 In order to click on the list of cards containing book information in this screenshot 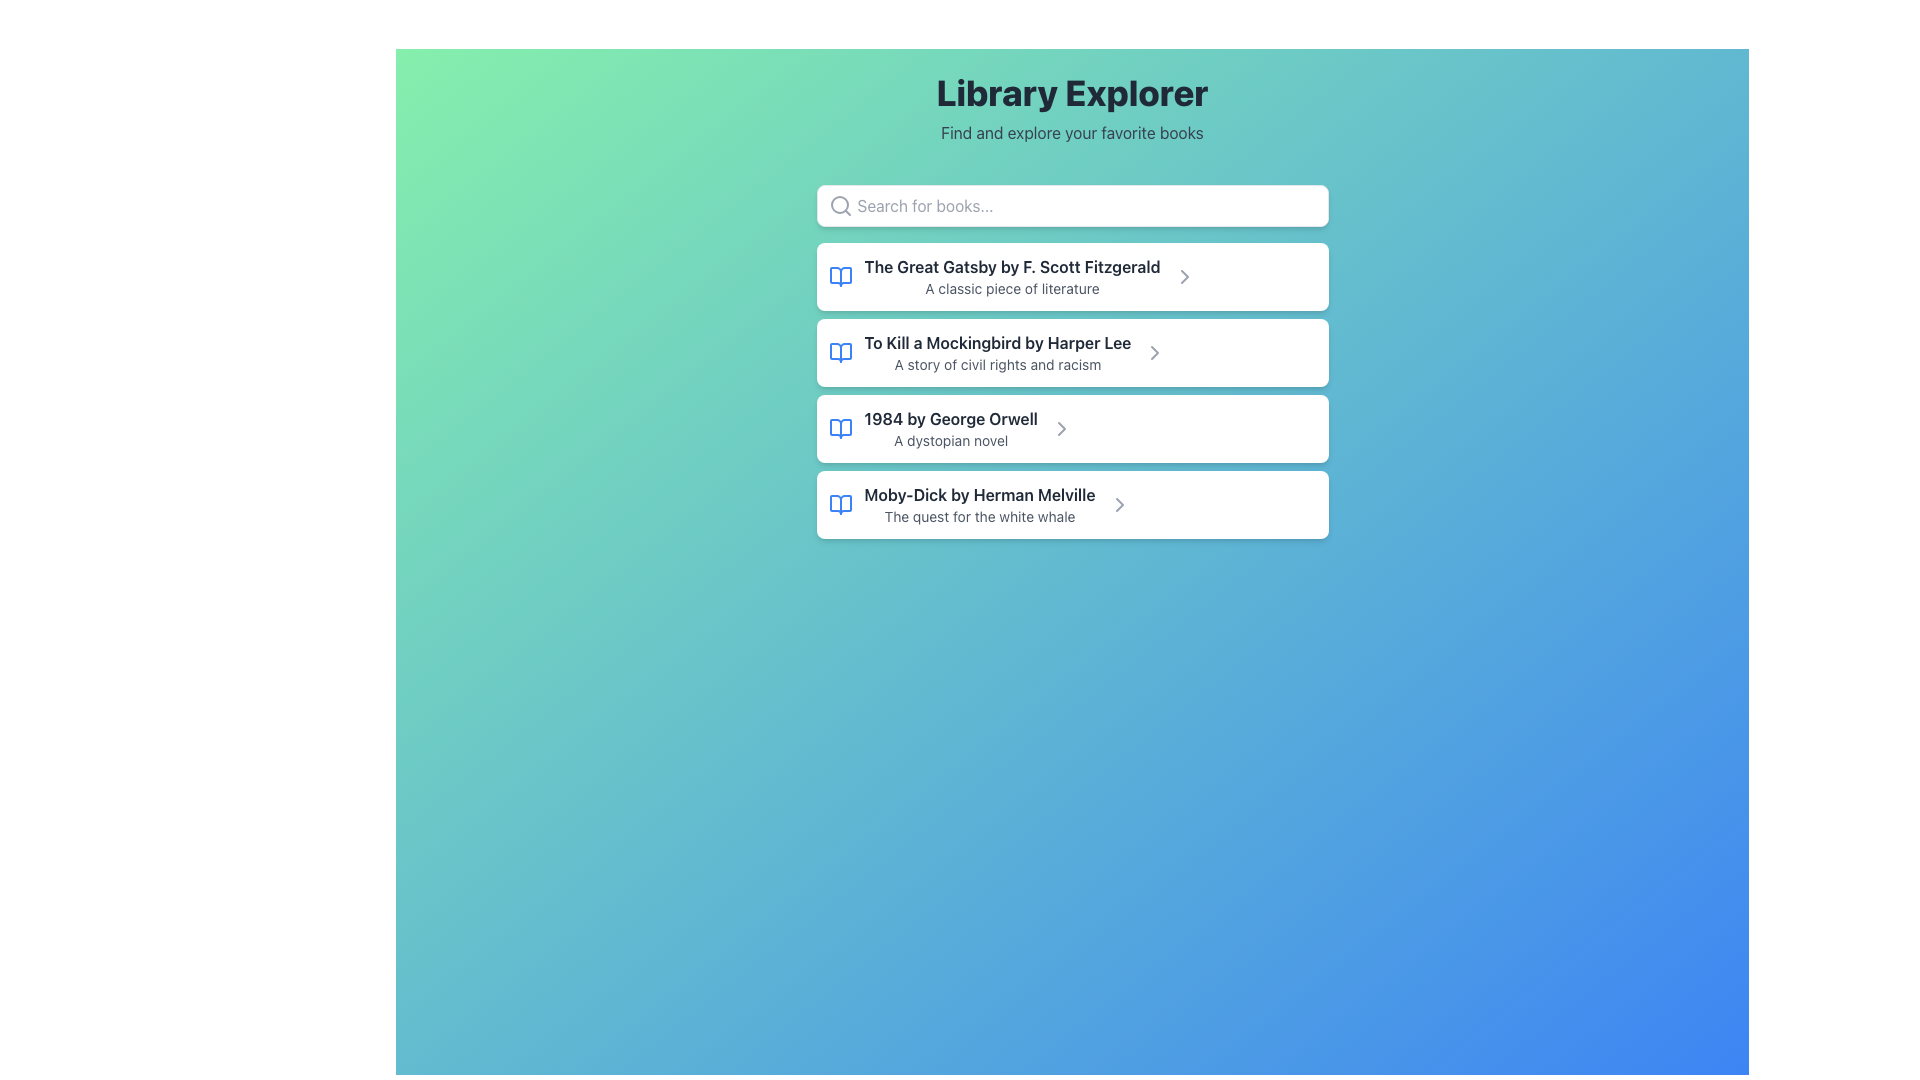, I will do `click(1071, 390)`.